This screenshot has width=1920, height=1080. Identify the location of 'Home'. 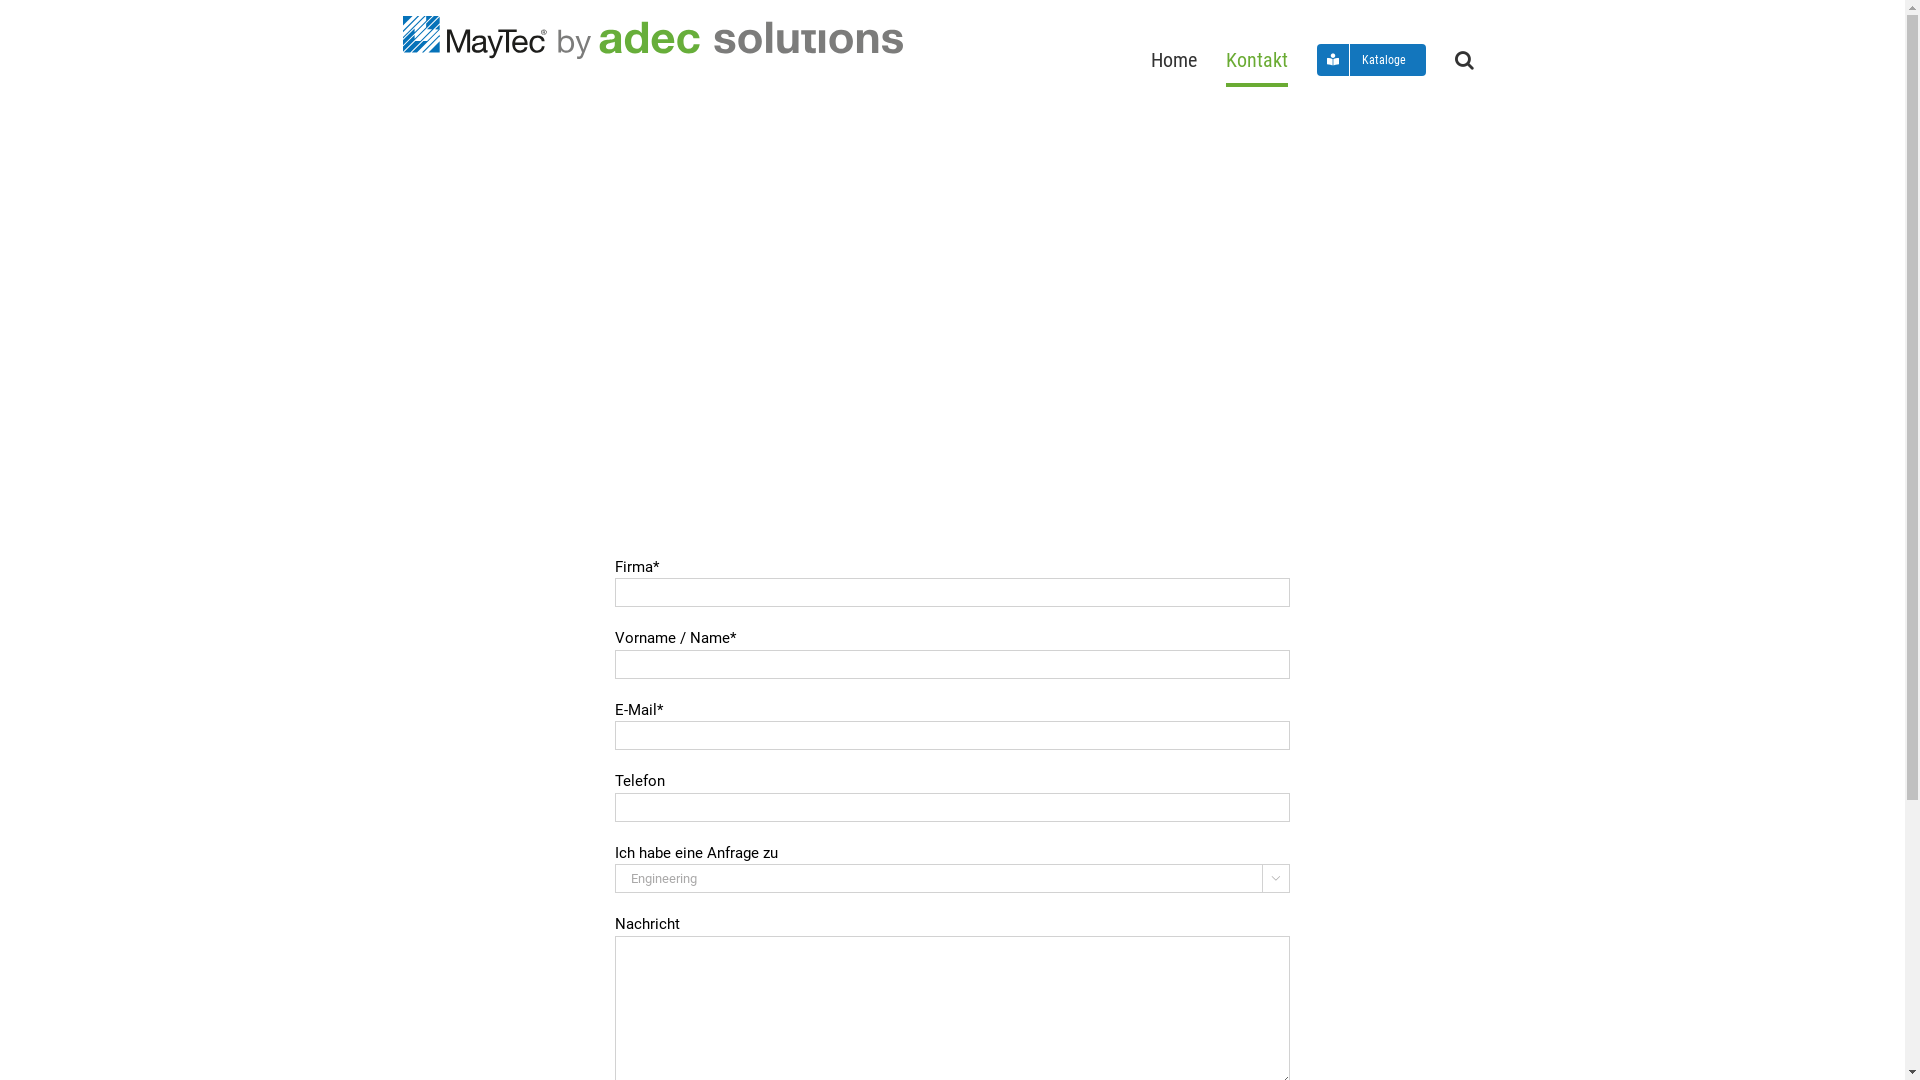
(1150, 59).